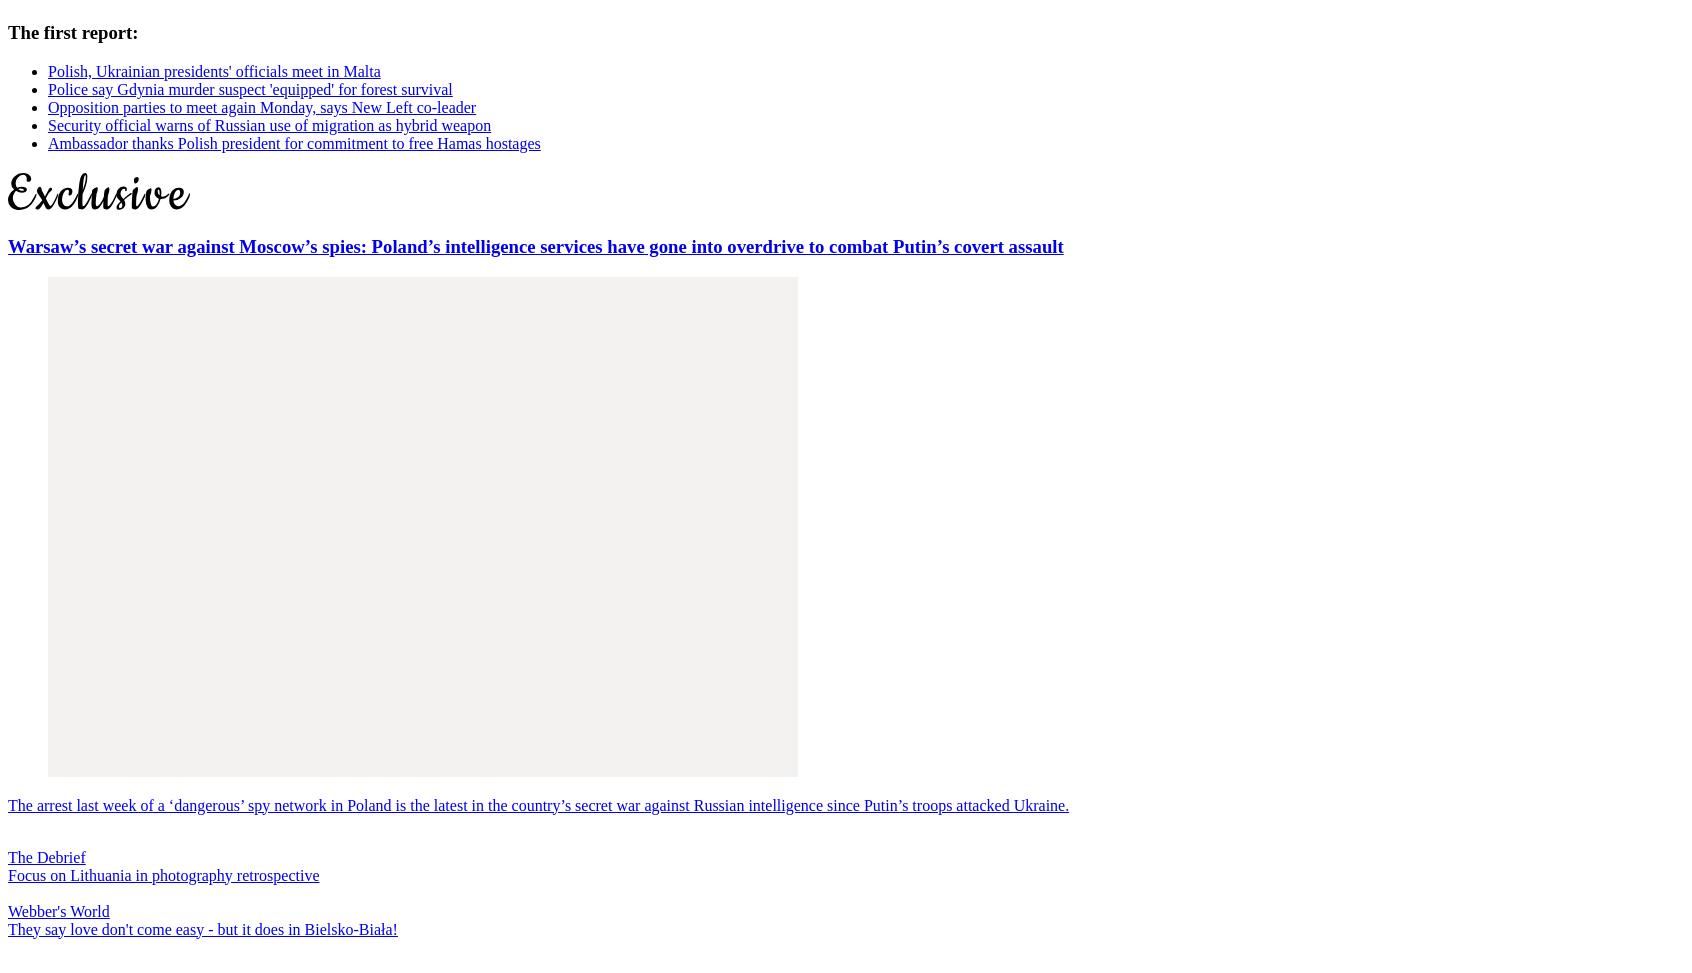 Image resolution: width=1692 pixels, height=973 pixels. Describe the element at coordinates (72, 32) in the screenshot. I see `'The first report:'` at that location.